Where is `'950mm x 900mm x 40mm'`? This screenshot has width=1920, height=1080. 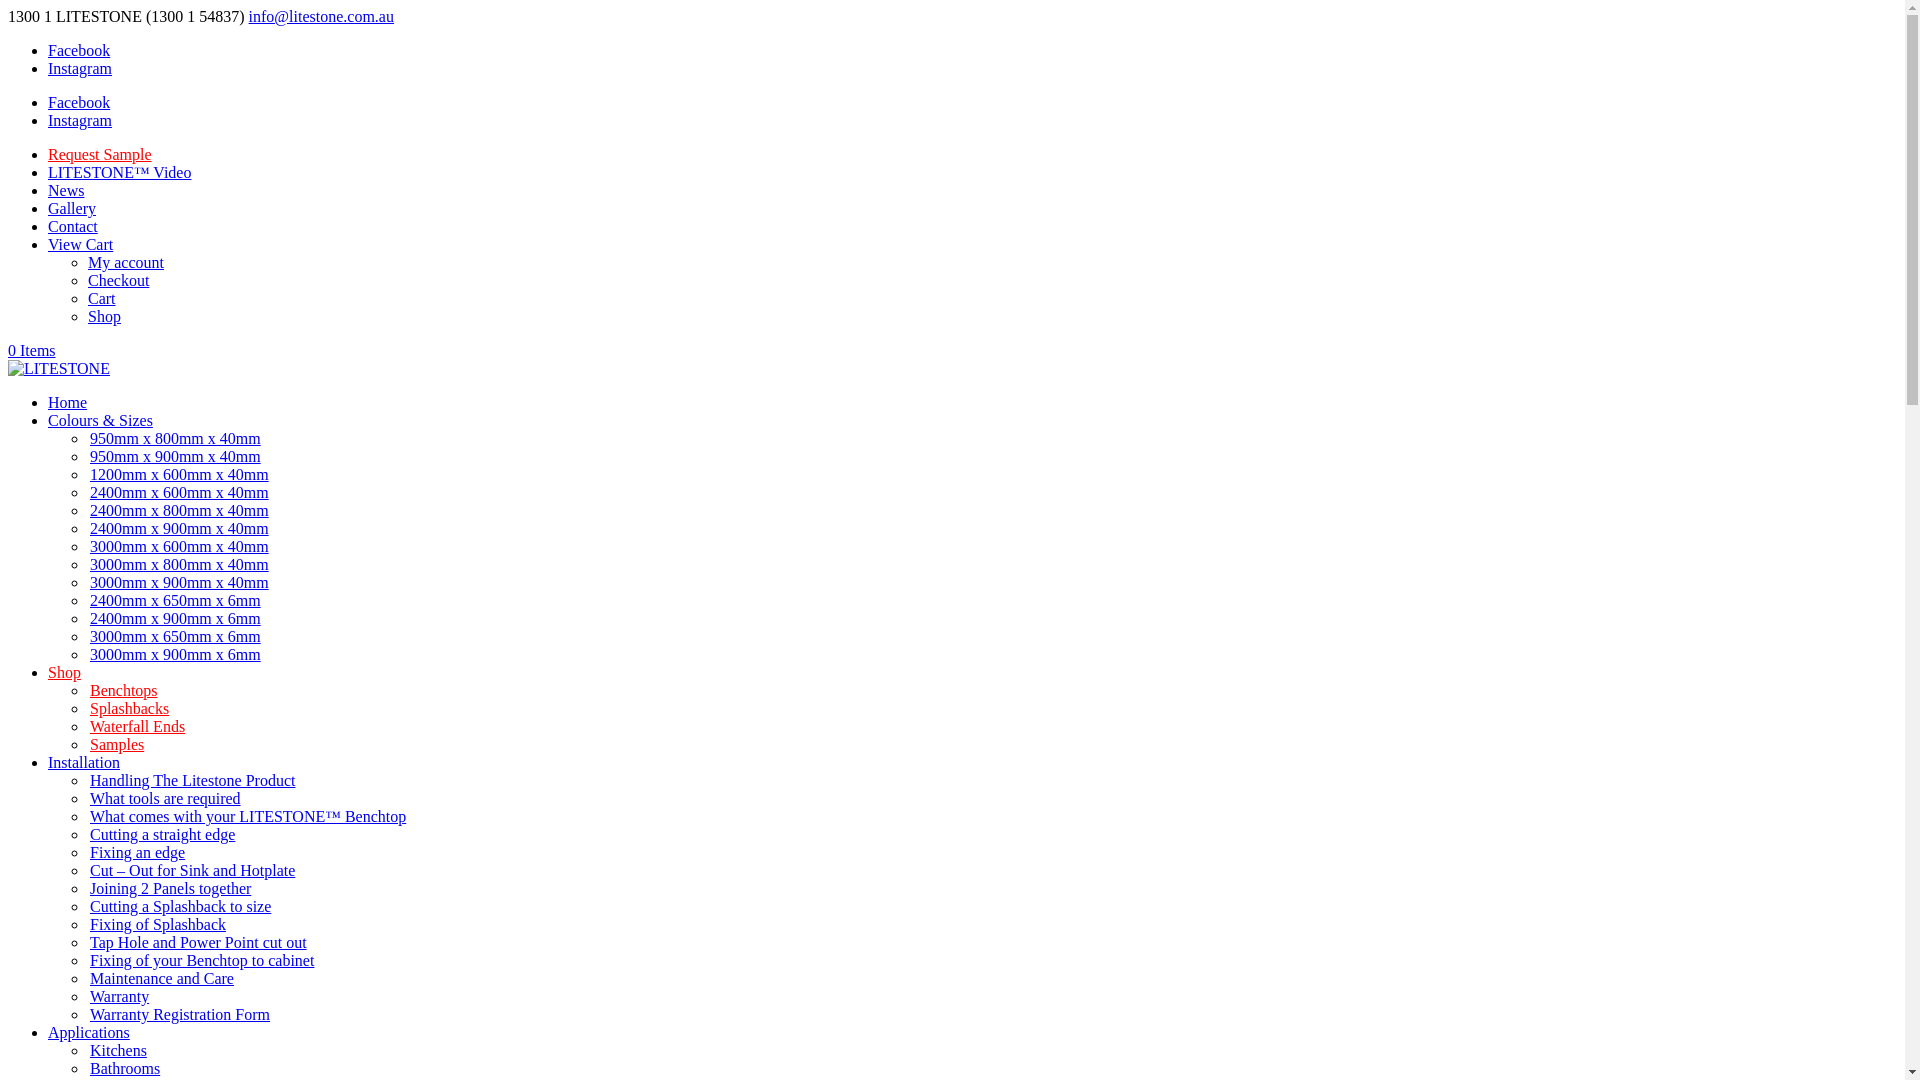 '950mm x 900mm x 40mm' is located at coordinates (175, 456).